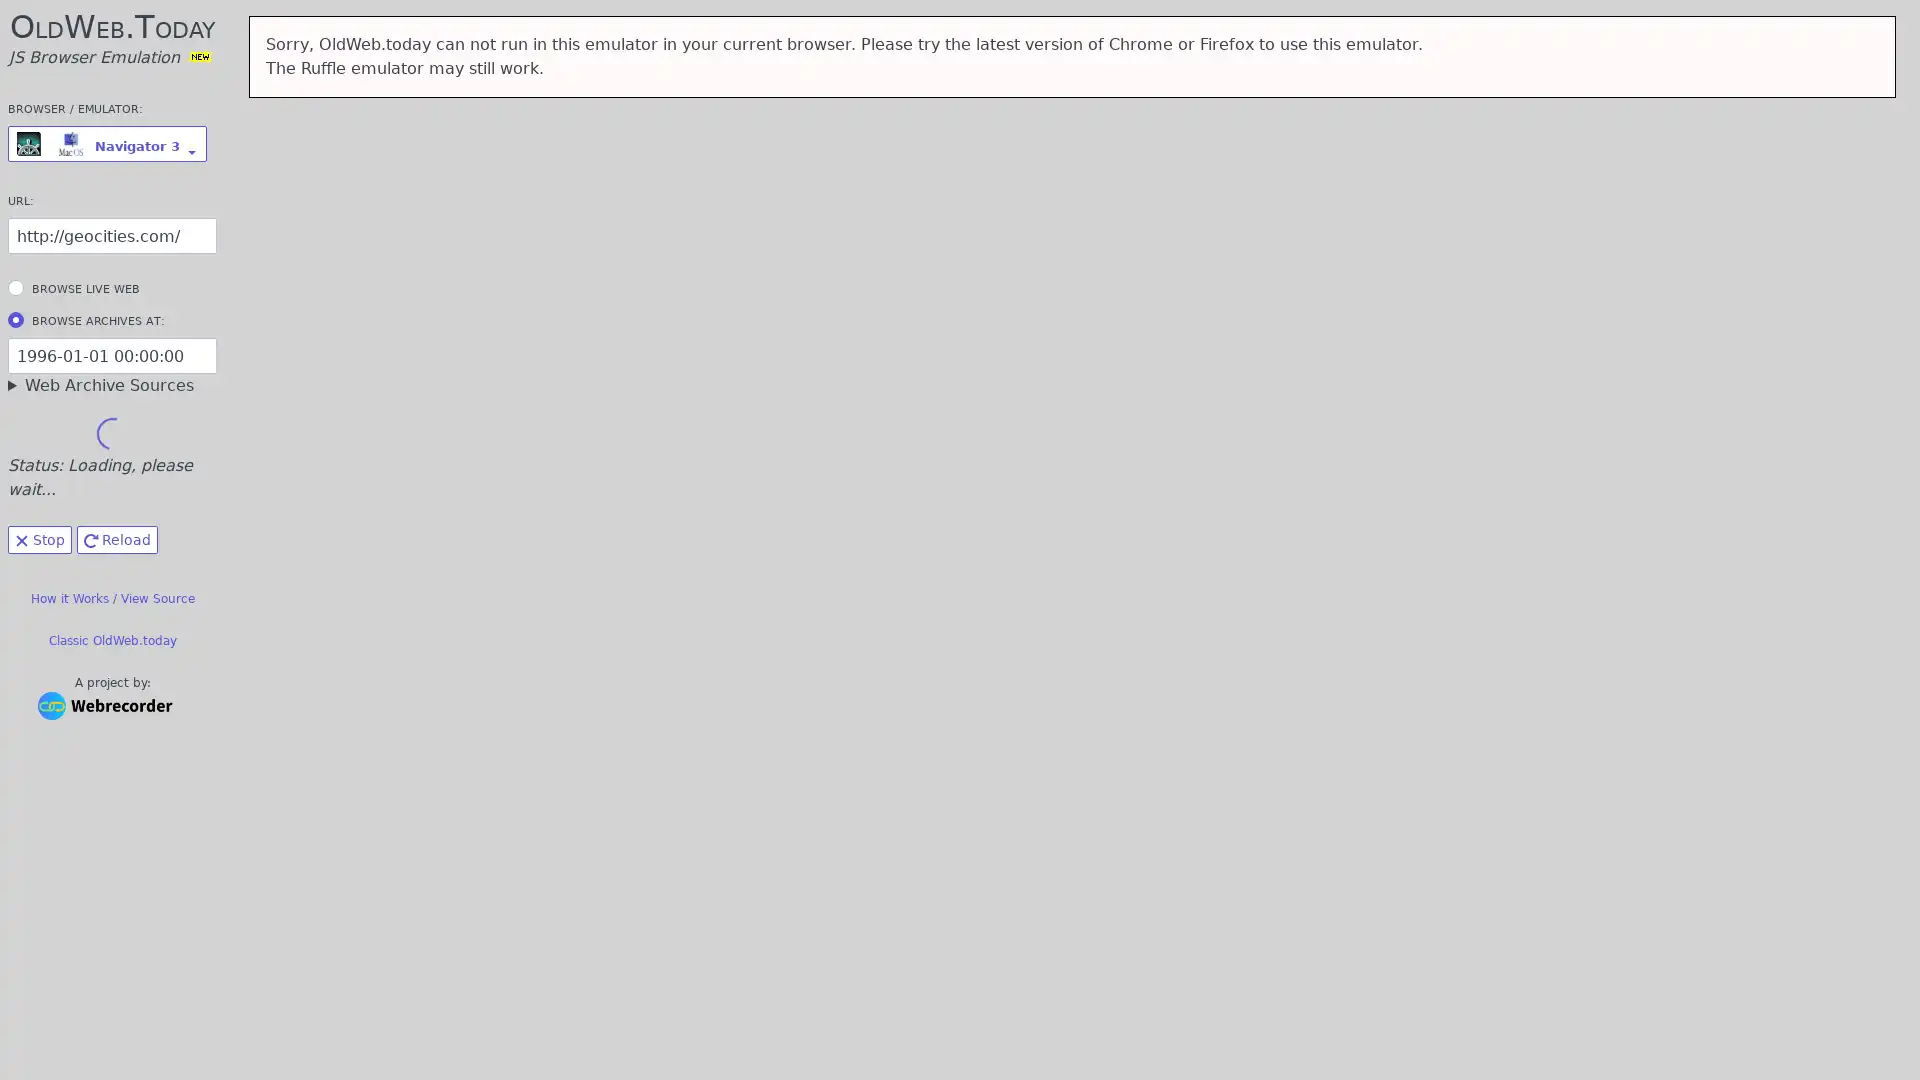 The image size is (1920, 1080). I want to click on Reload, so click(116, 540).